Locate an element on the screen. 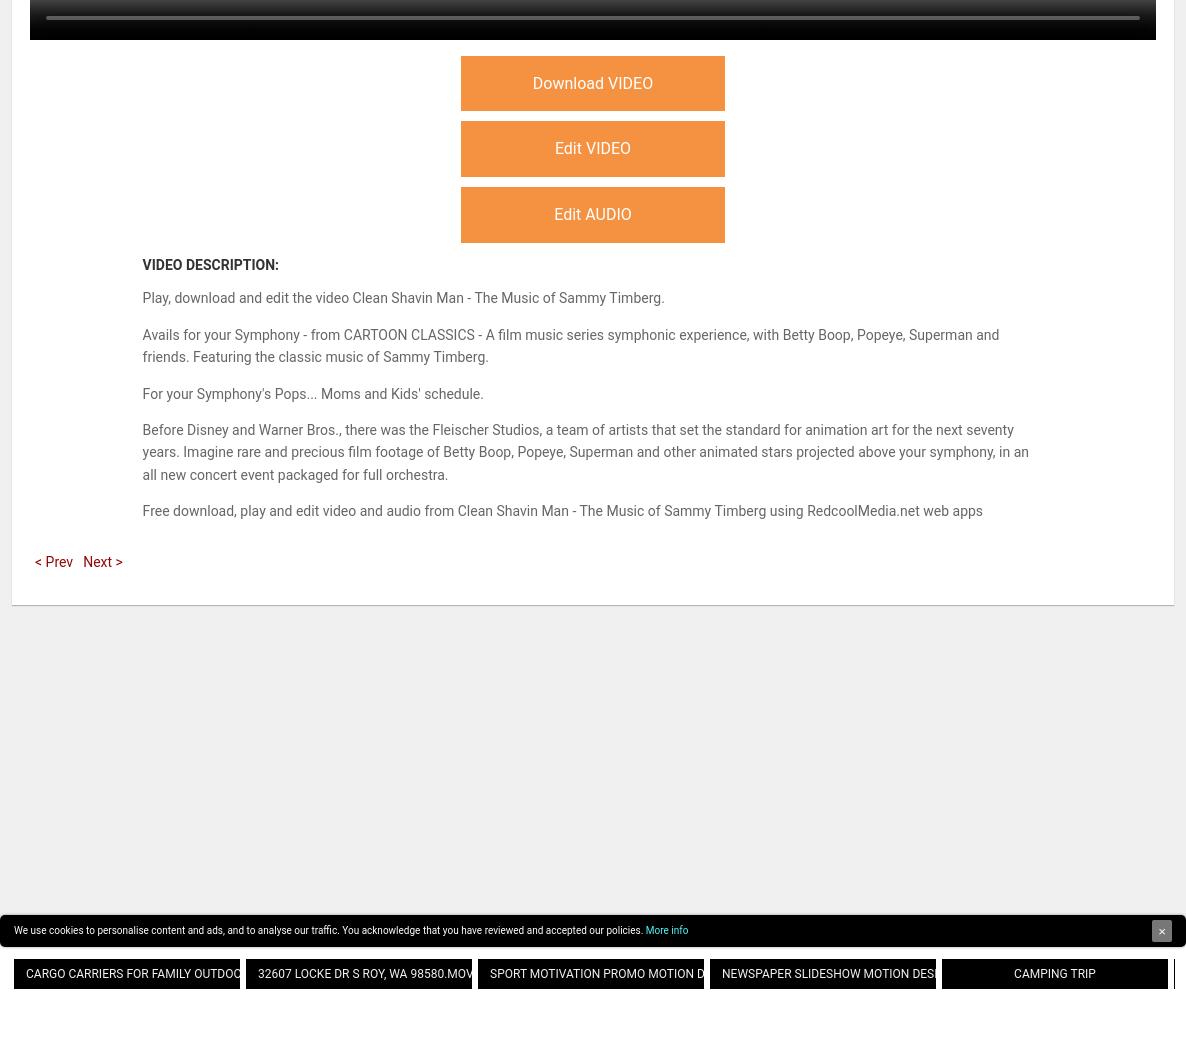  'Avails for your Symphony - from CARTOON CLASSICS - A film music series symphonic experience, with Betty Boop, Popeye, Superman and friends. Featuring the classic music of Sammy Timberg.' is located at coordinates (570, 344).